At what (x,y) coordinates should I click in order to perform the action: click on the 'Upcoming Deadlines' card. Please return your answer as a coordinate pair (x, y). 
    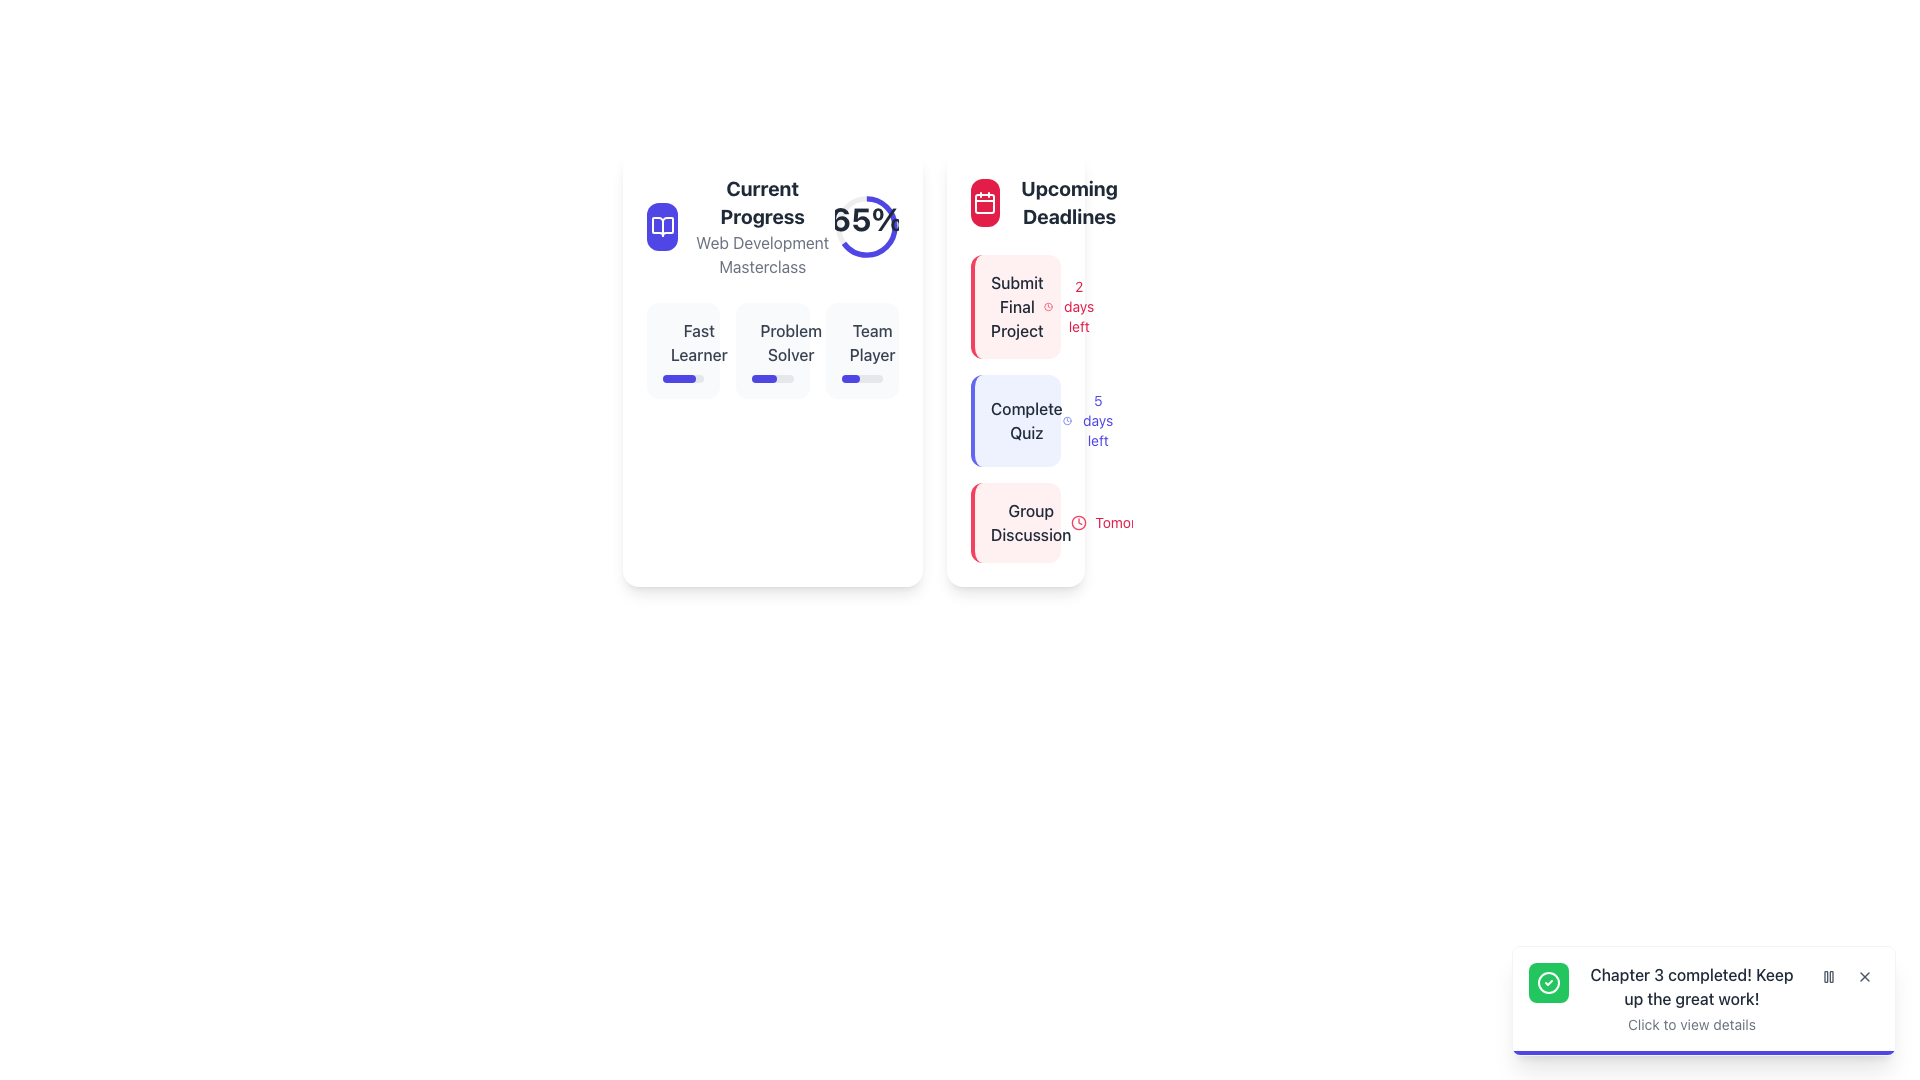
    Looking at the image, I should click on (1016, 369).